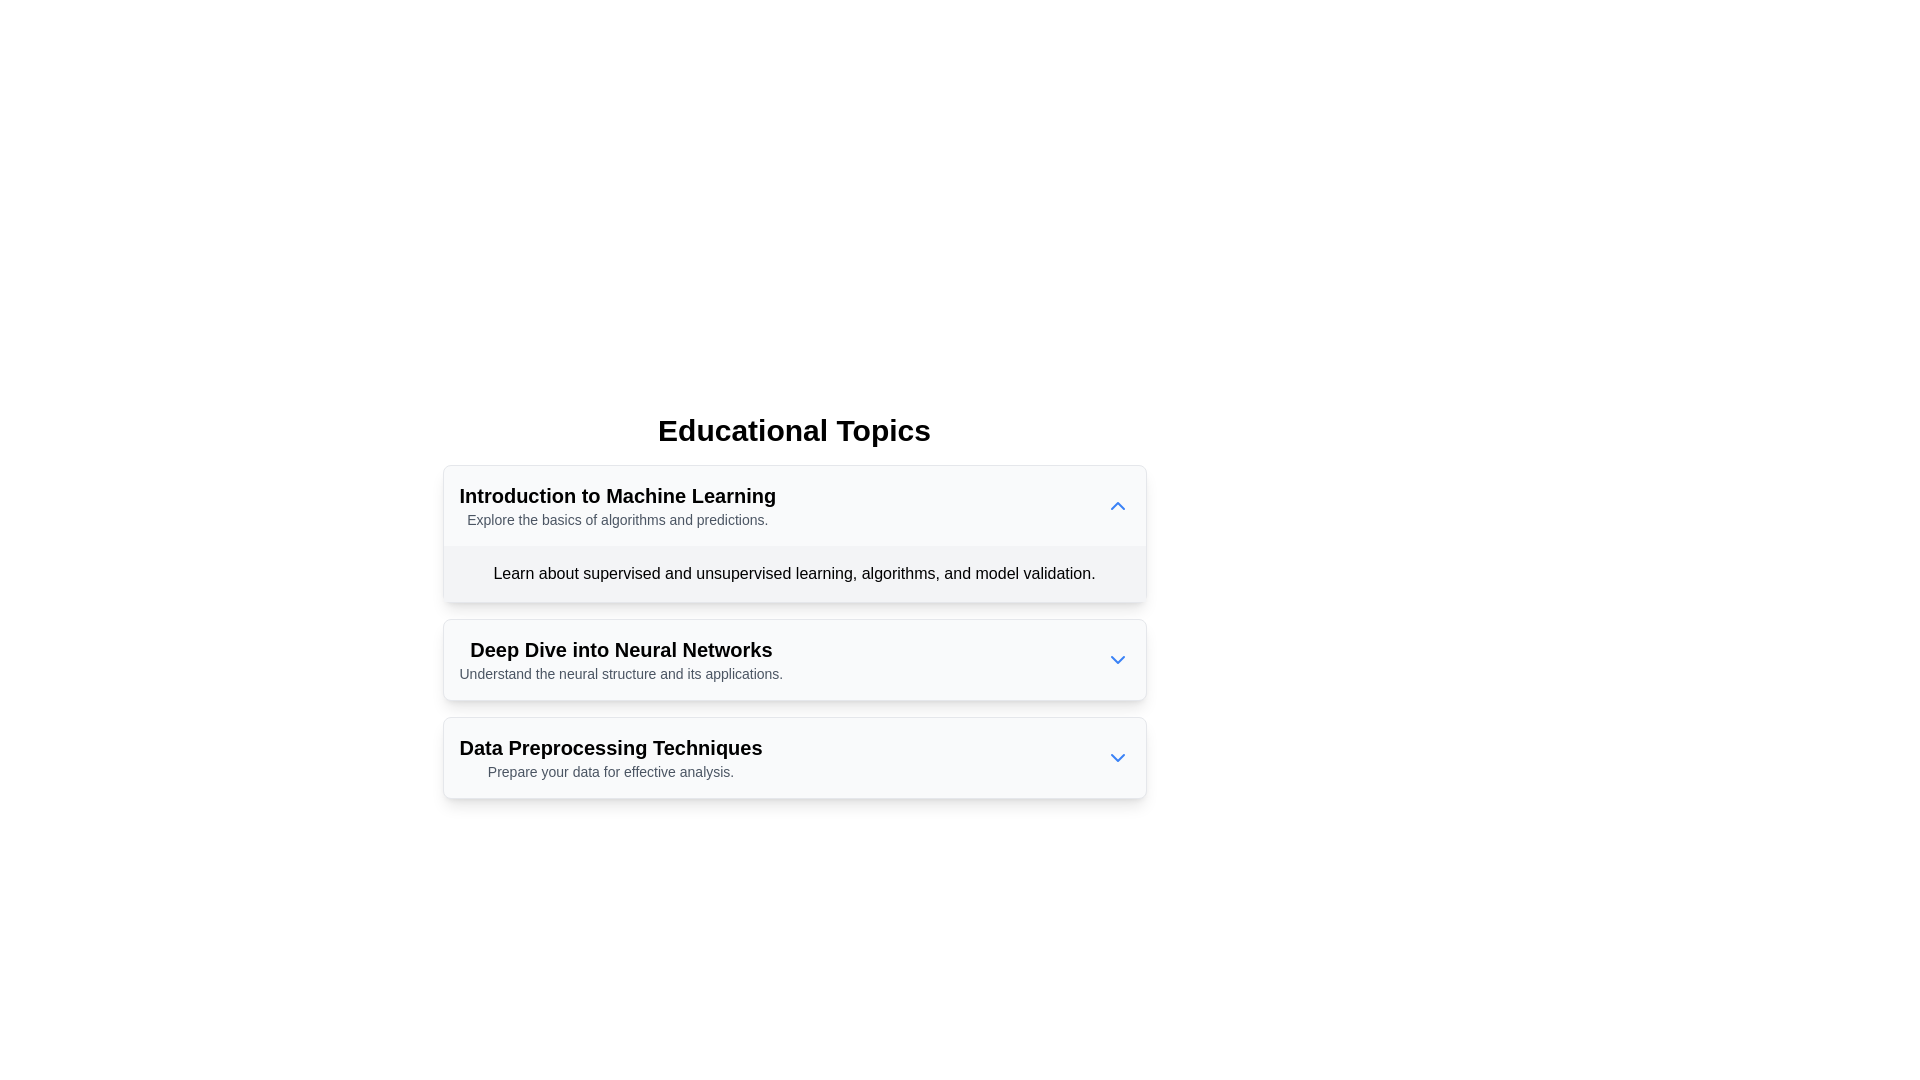 The image size is (1920, 1080). Describe the element at coordinates (1116, 659) in the screenshot. I see `the blue downward-facing chevron icon located at the far right of the row labeled 'Deep Dive into Neural Networks'` at that location.